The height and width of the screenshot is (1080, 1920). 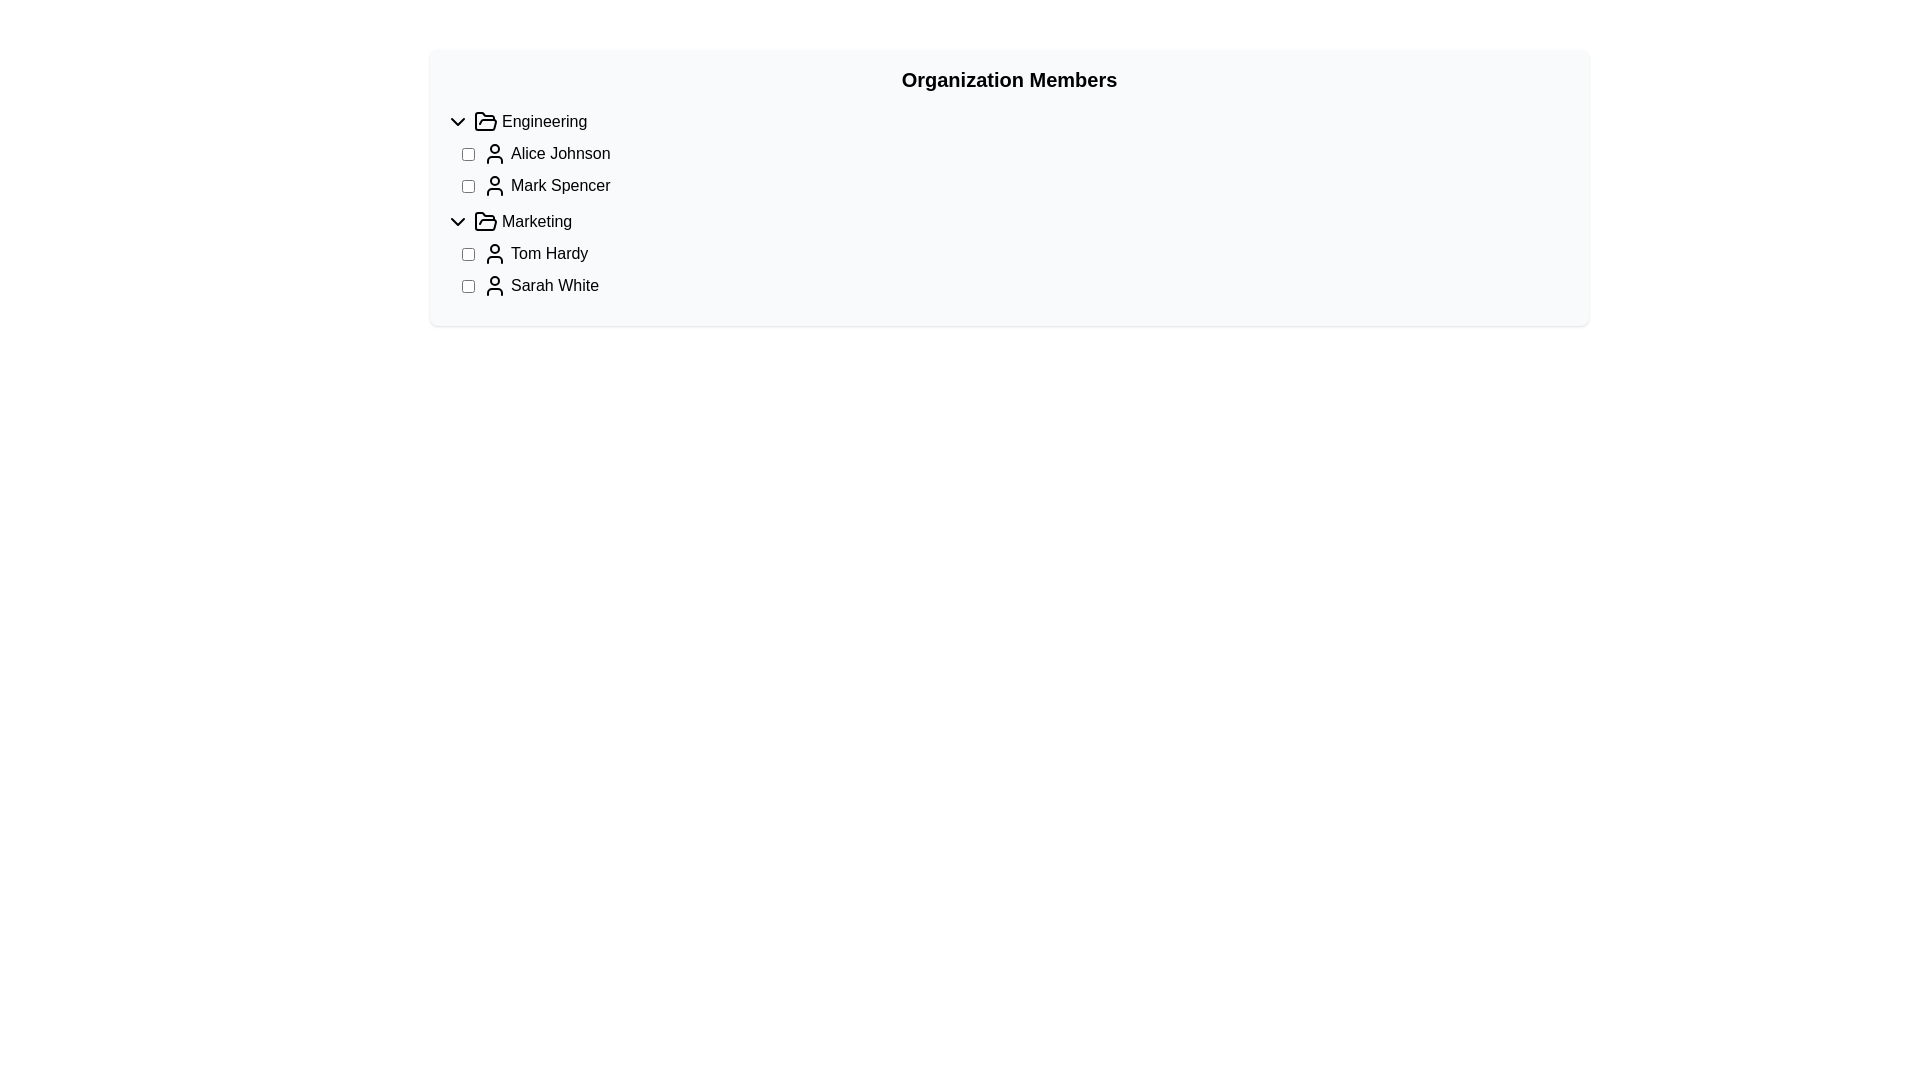 What do you see at coordinates (549, 253) in the screenshot?
I see `the text label displaying the name 'Tom Hardy', which is horizontally aligned with an icon and a checkbox in the 'Marketing' category` at bounding box center [549, 253].